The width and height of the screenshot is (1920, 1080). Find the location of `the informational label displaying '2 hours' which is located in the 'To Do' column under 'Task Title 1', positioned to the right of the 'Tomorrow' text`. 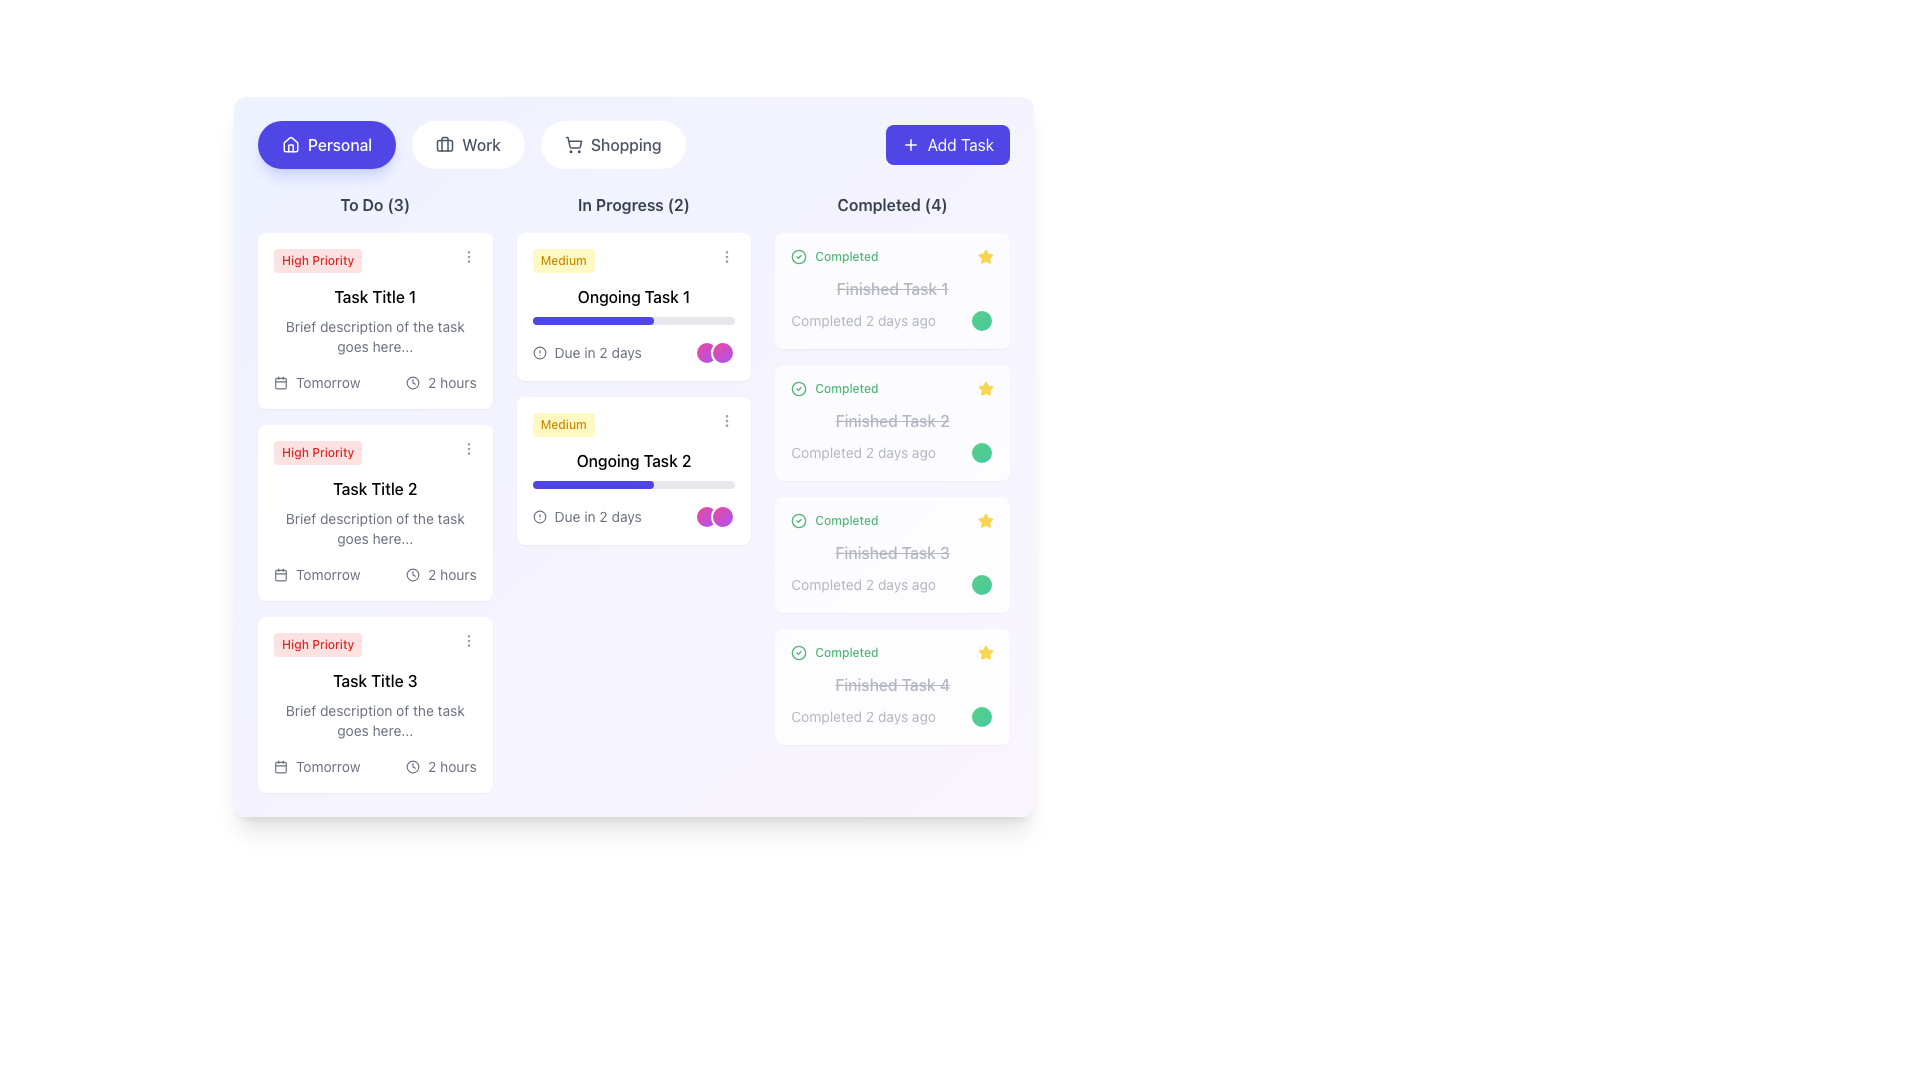

the informational label displaying '2 hours' which is located in the 'To Do' column under 'Task Title 1', positioned to the right of the 'Tomorrow' text is located at coordinates (440, 382).